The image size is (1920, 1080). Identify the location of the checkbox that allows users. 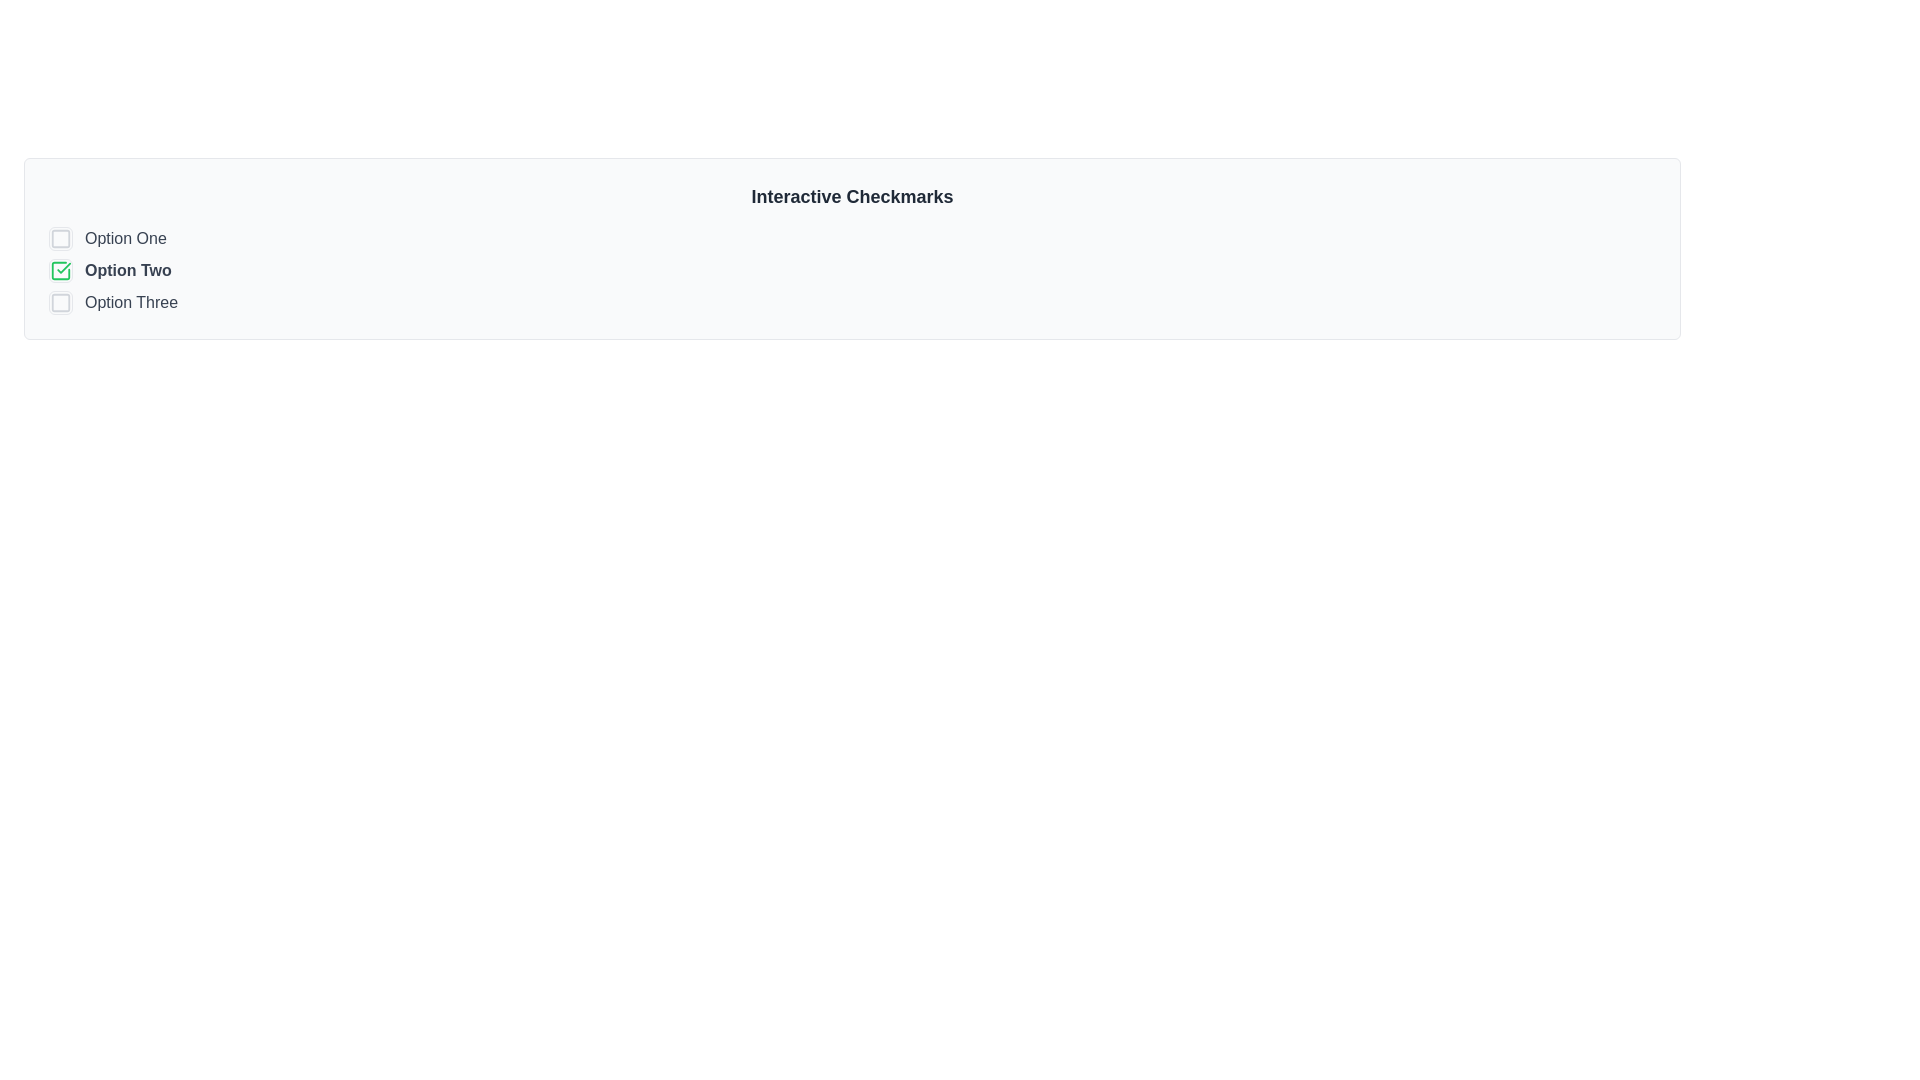
(61, 303).